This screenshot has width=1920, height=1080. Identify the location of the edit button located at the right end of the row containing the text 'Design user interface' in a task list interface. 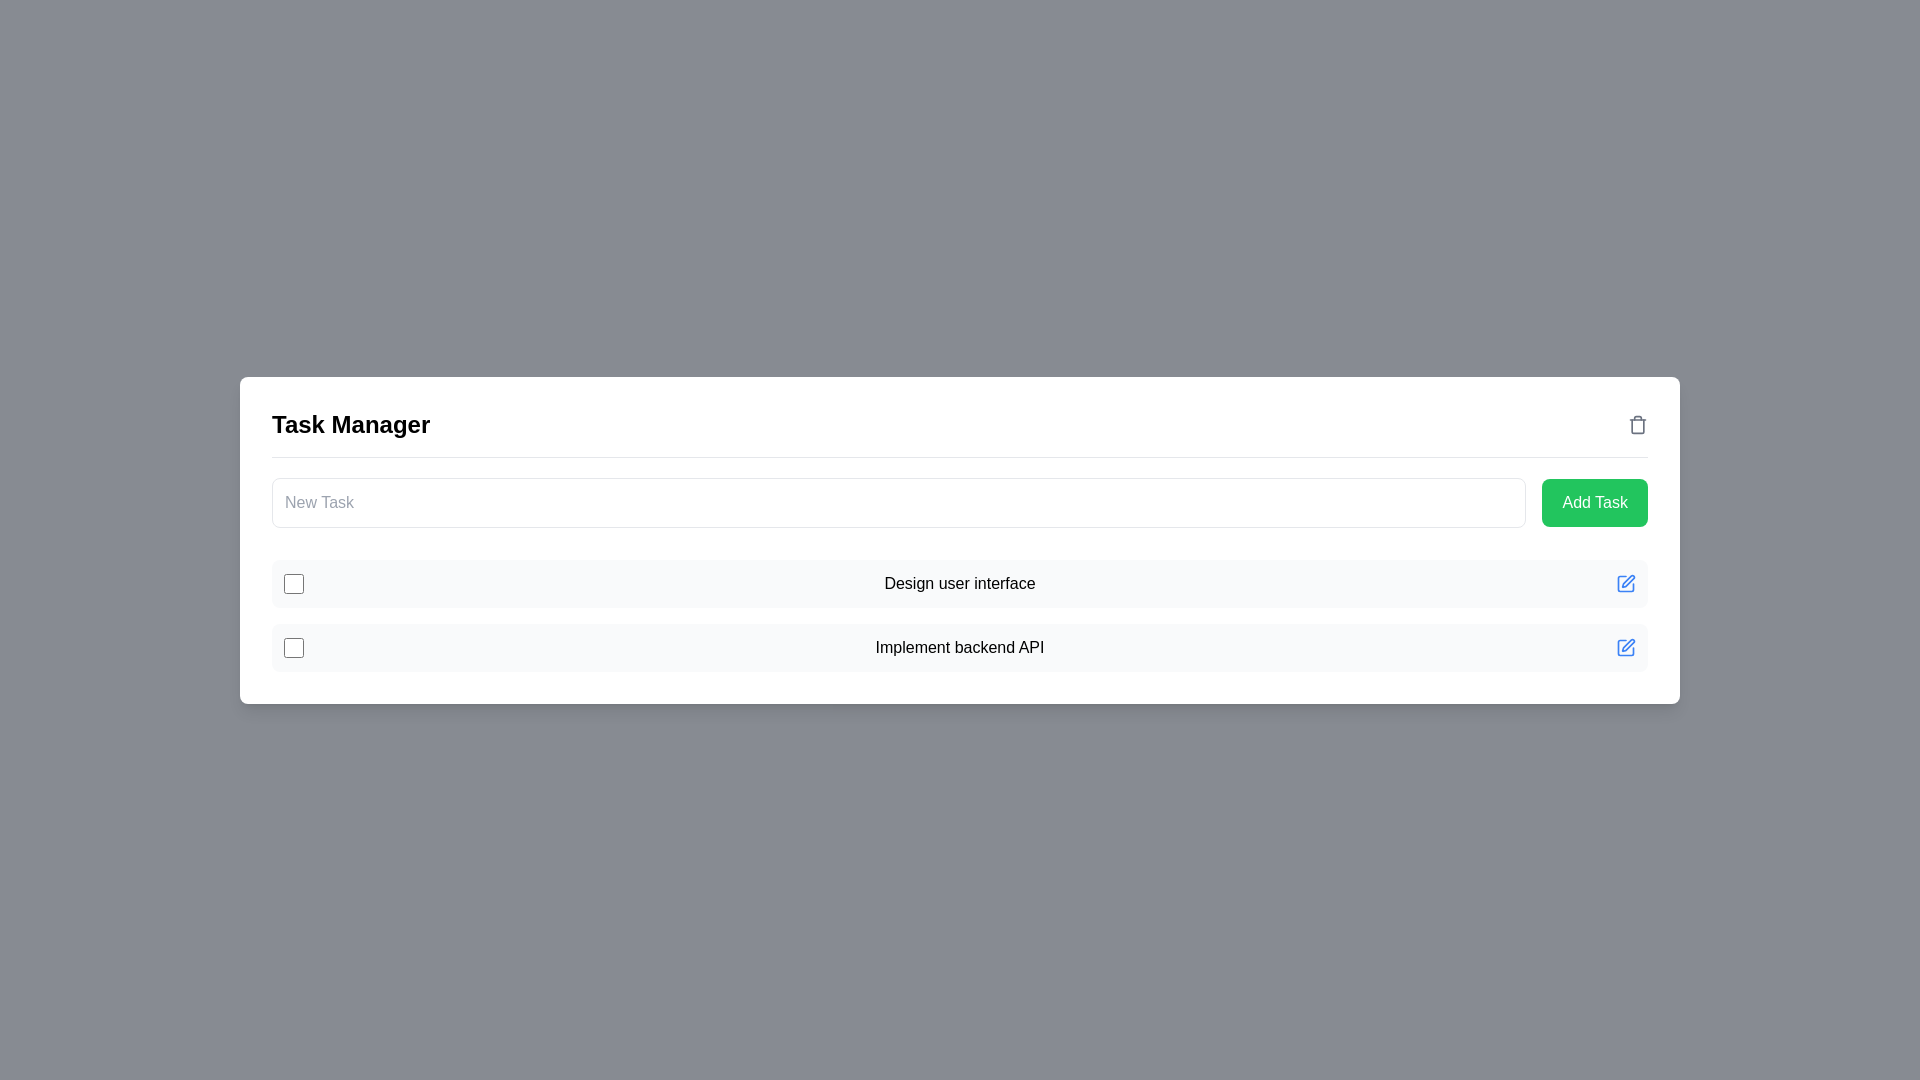
(1626, 582).